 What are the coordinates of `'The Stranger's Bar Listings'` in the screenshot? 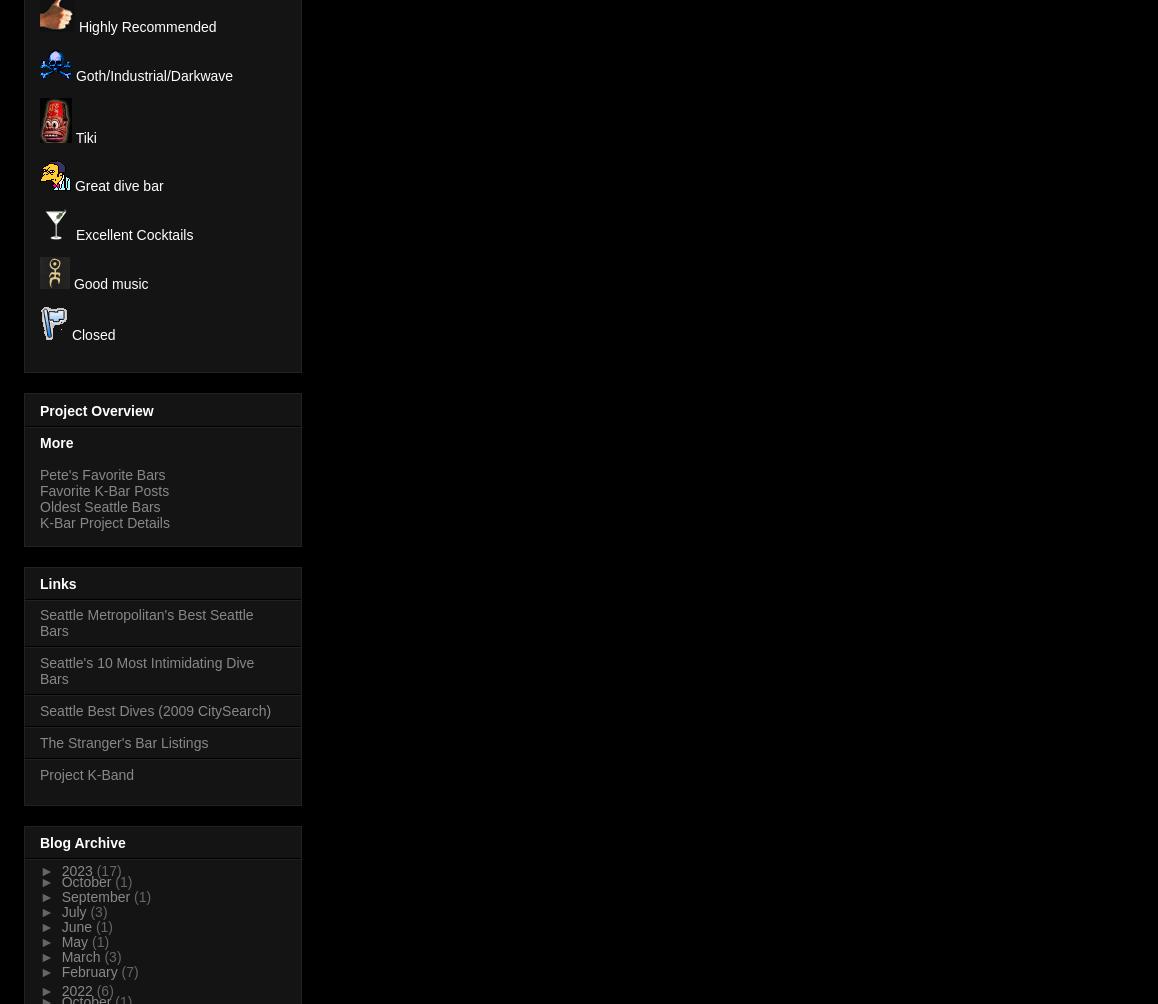 It's located at (123, 741).